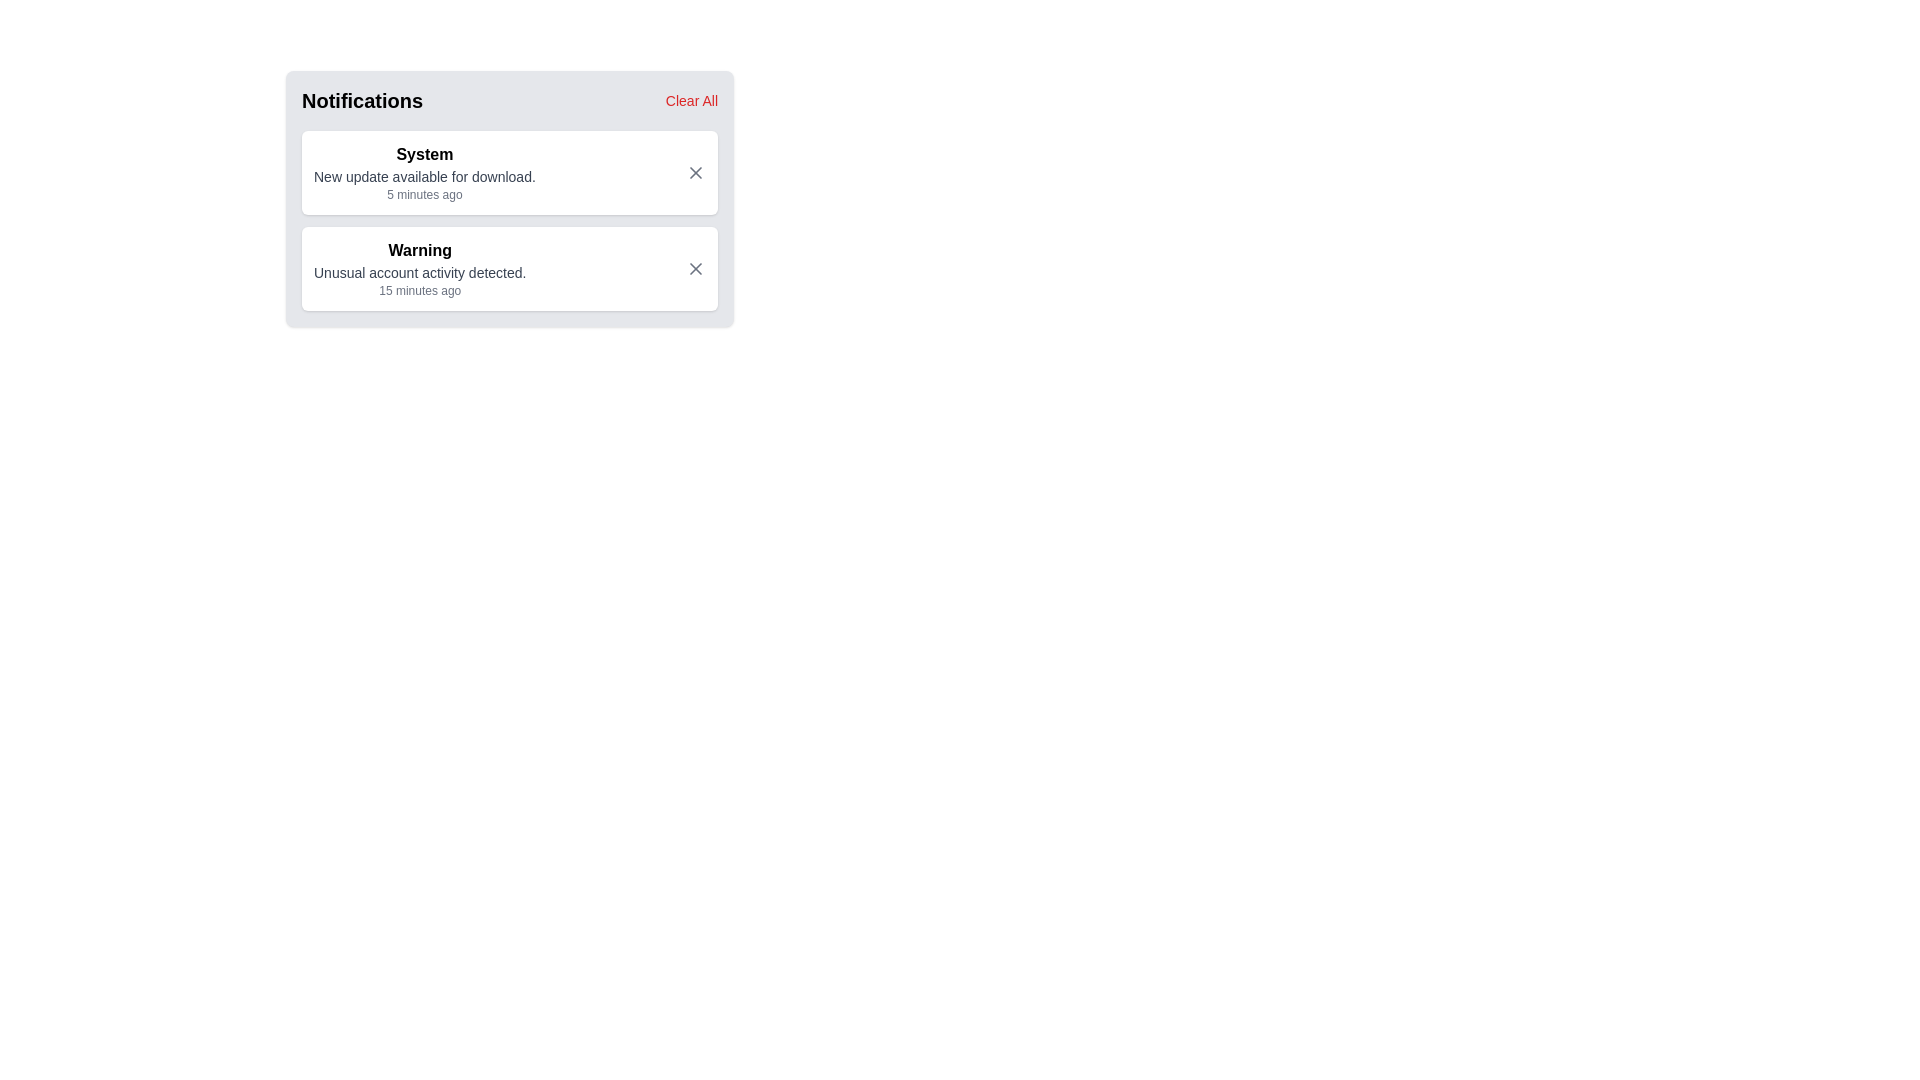 This screenshot has height=1080, width=1920. Describe the element at coordinates (696, 172) in the screenshot. I see `the 'X' icon of the close button in the top-right corner of the 'System' notification` at that location.